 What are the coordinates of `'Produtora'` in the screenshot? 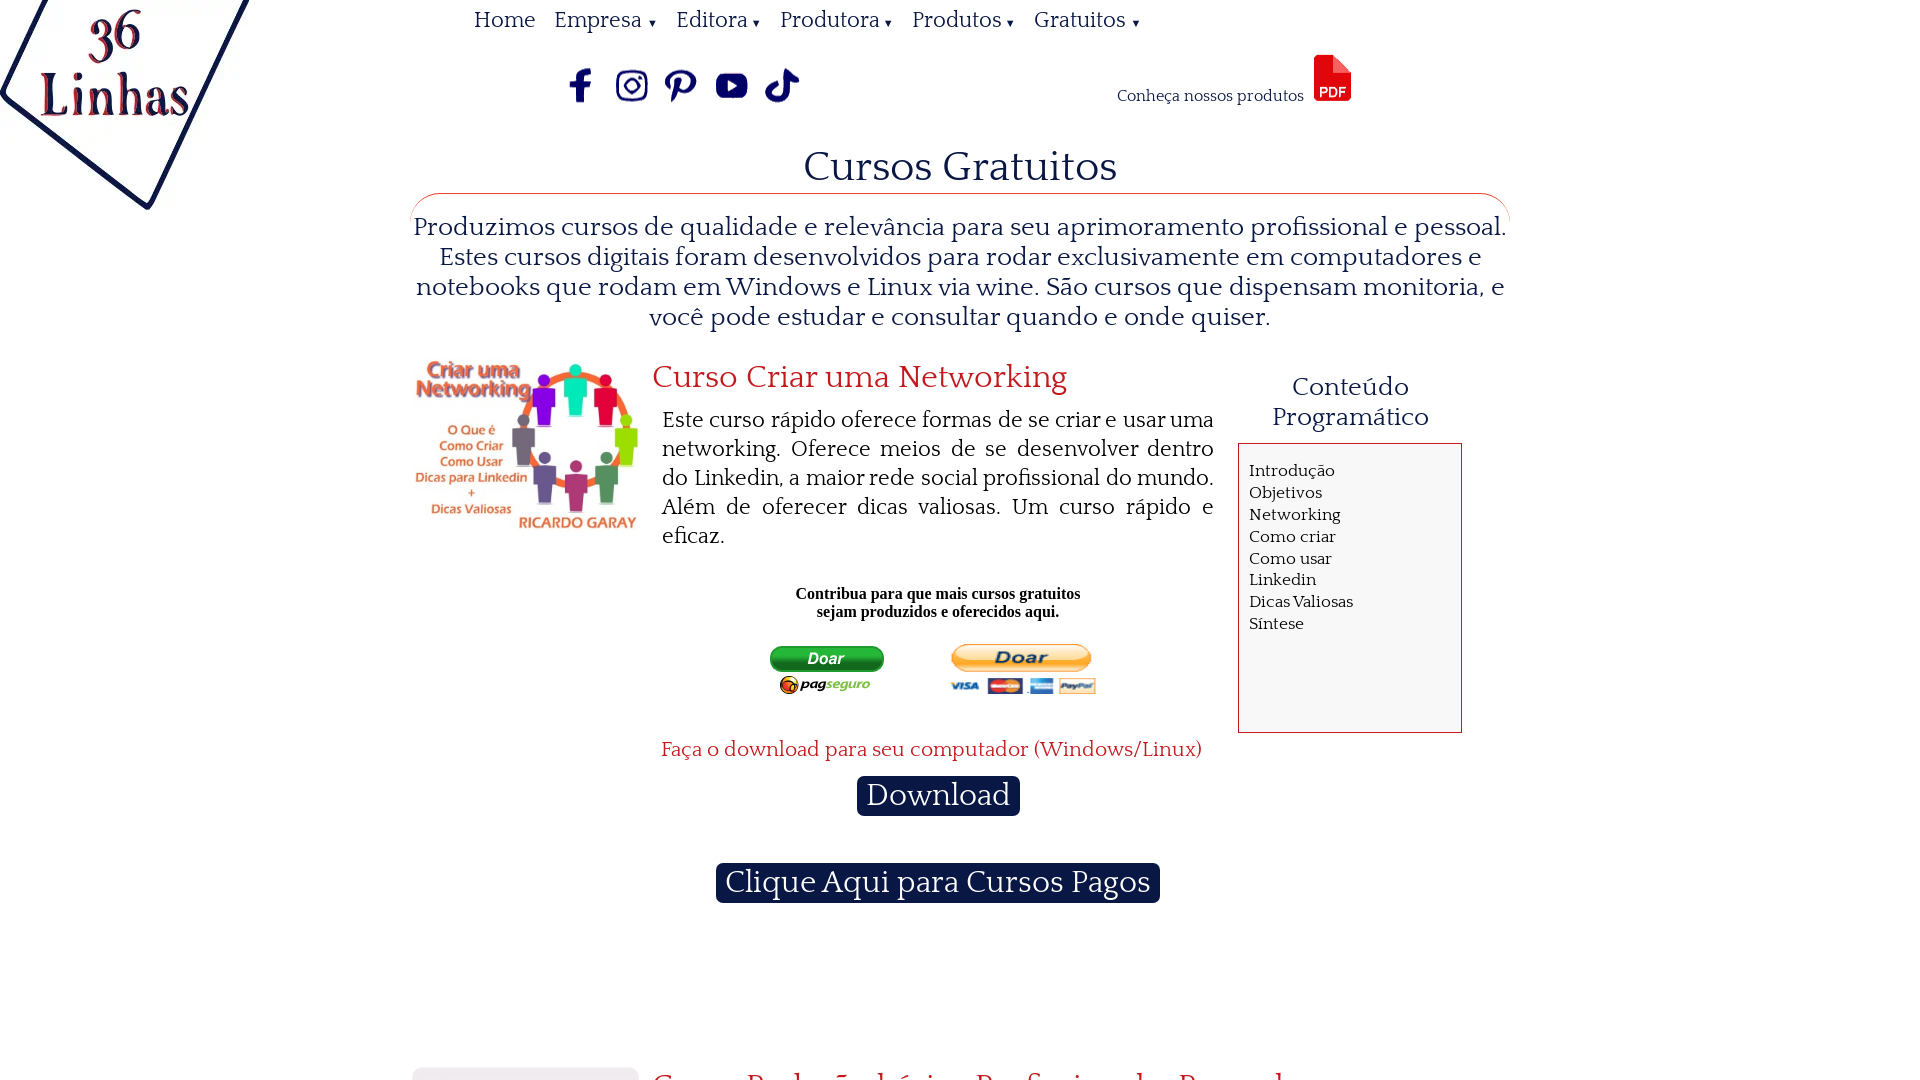 It's located at (770, 20).